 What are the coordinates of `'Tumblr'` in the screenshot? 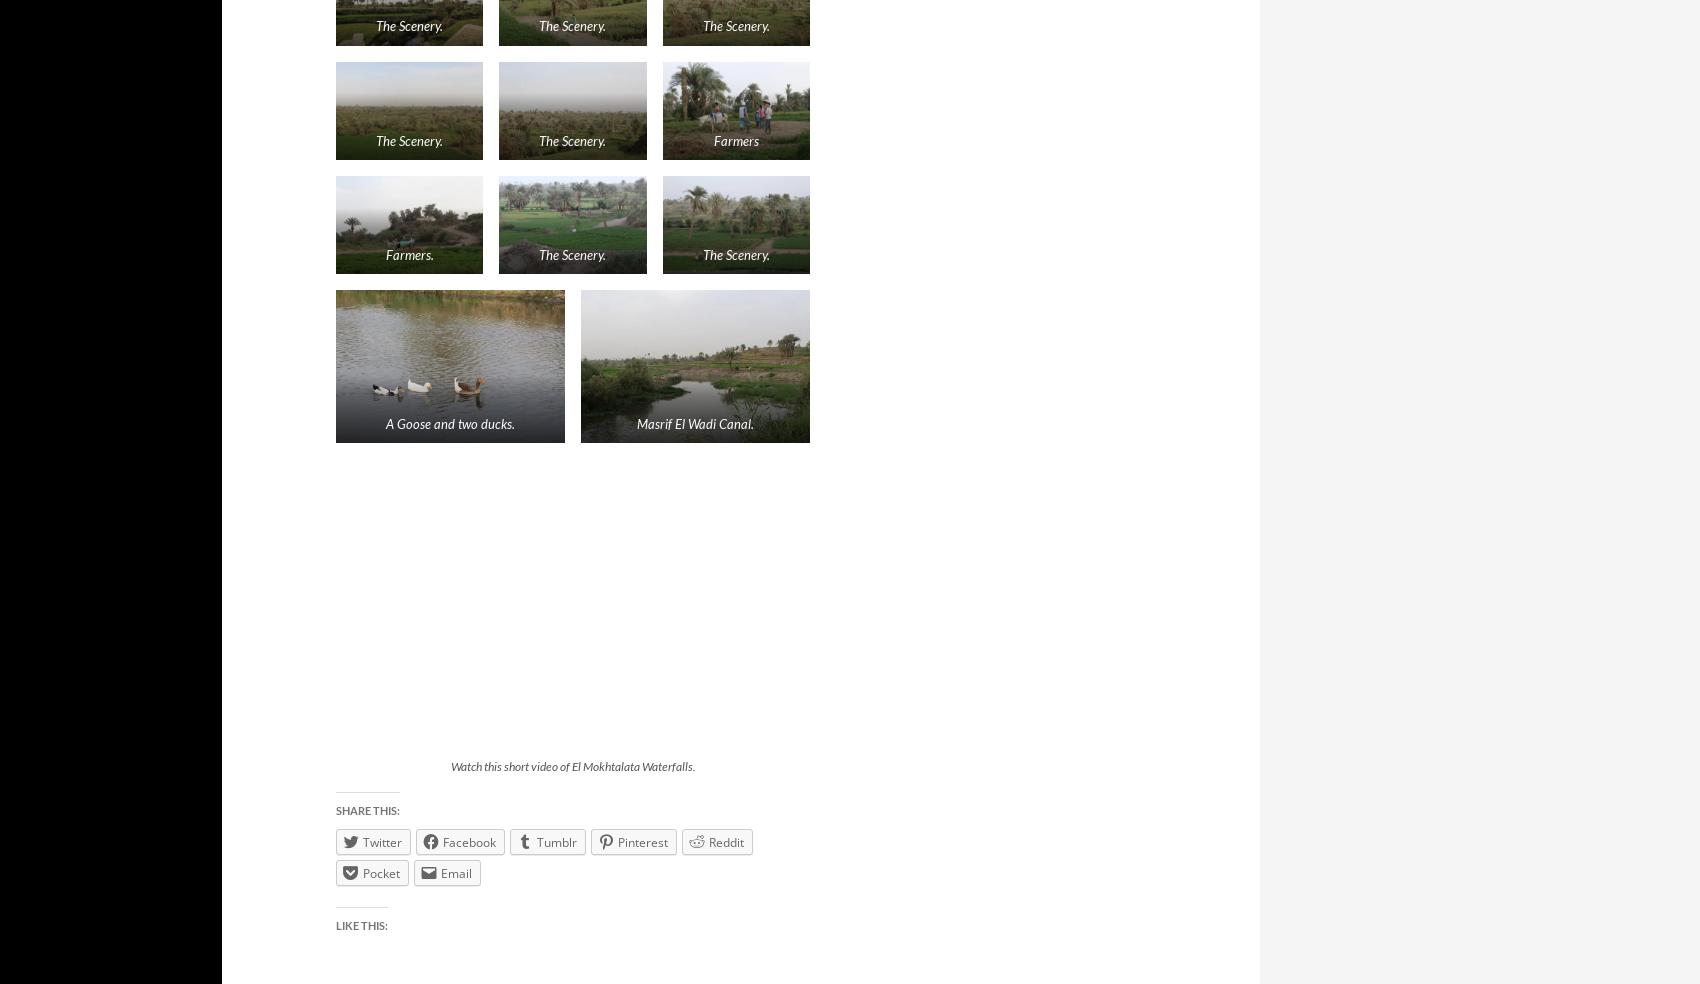 It's located at (555, 840).